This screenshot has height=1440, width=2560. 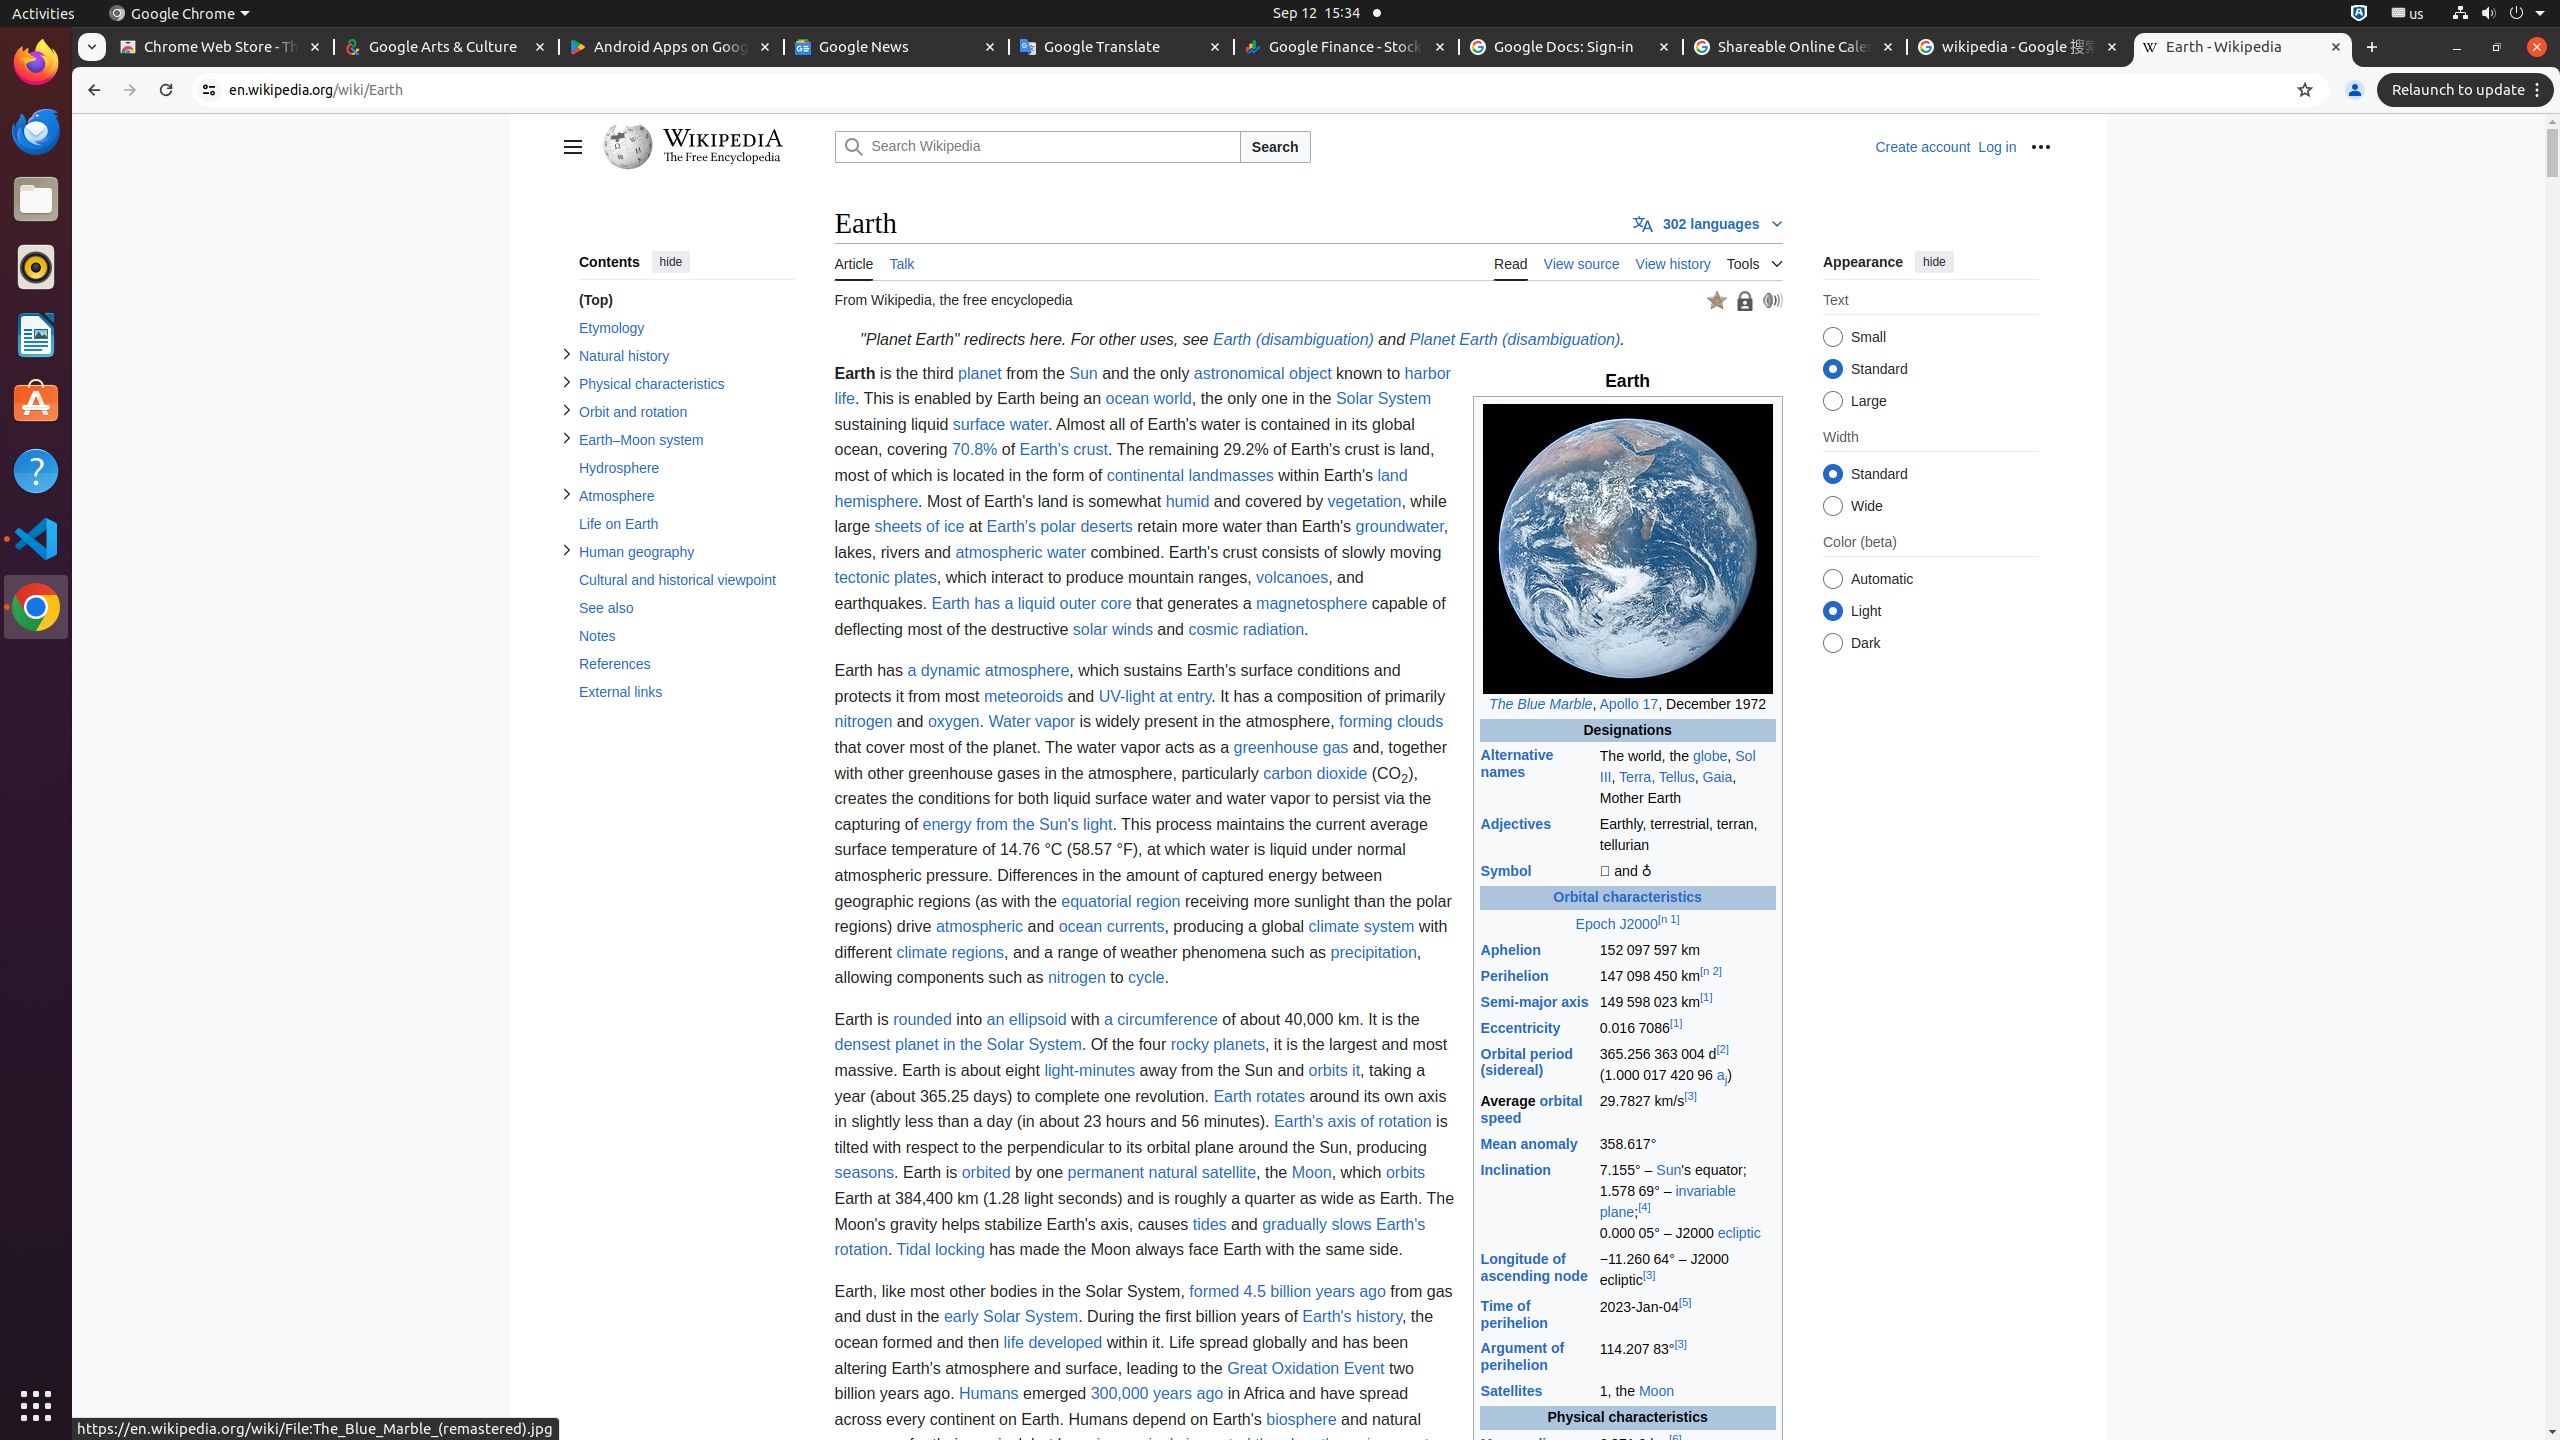 What do you see at coordinates (1110, 926) in the screenshot?
I see `'ocean currents'` at bounding box center [1110, 926].